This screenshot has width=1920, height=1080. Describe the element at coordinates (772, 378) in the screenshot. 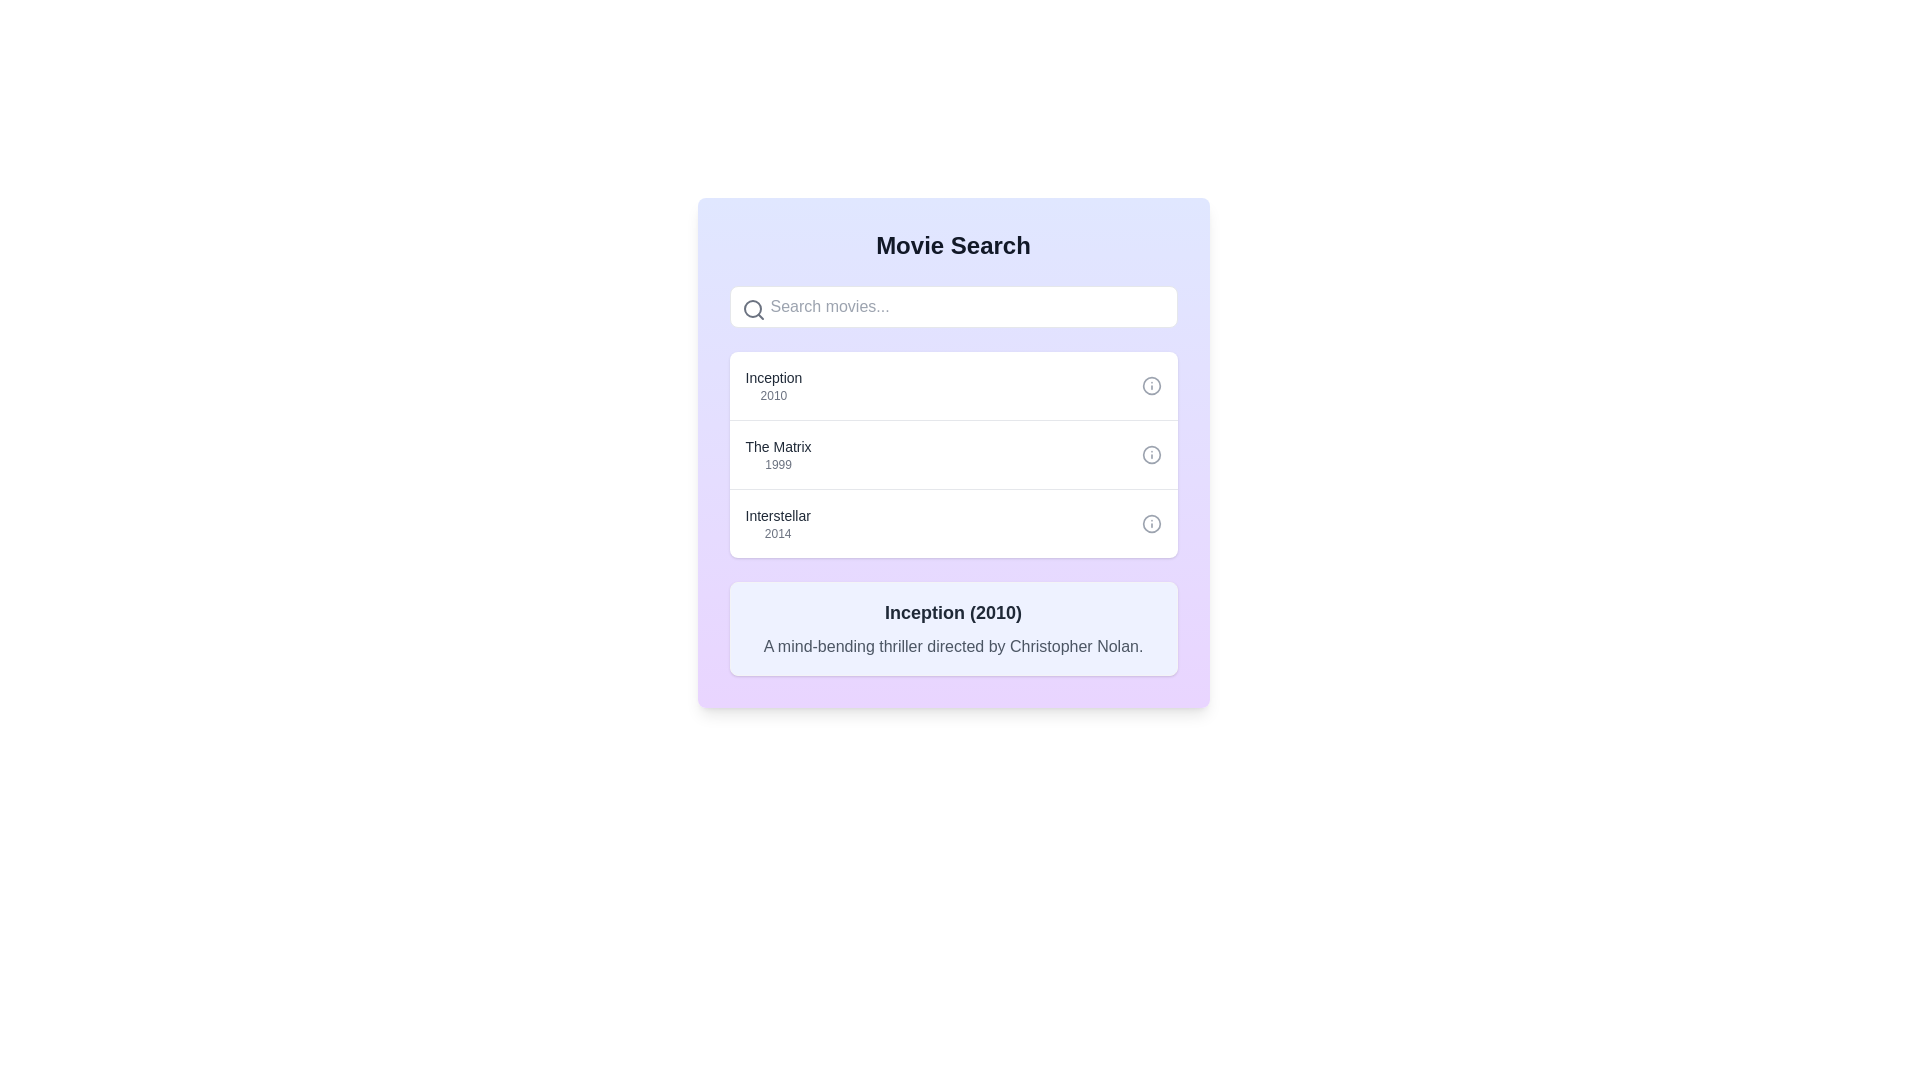

I see `the static text label element displaying 'Inception', which is styled in dark gray and positioned above the release year '2010'` at that location.